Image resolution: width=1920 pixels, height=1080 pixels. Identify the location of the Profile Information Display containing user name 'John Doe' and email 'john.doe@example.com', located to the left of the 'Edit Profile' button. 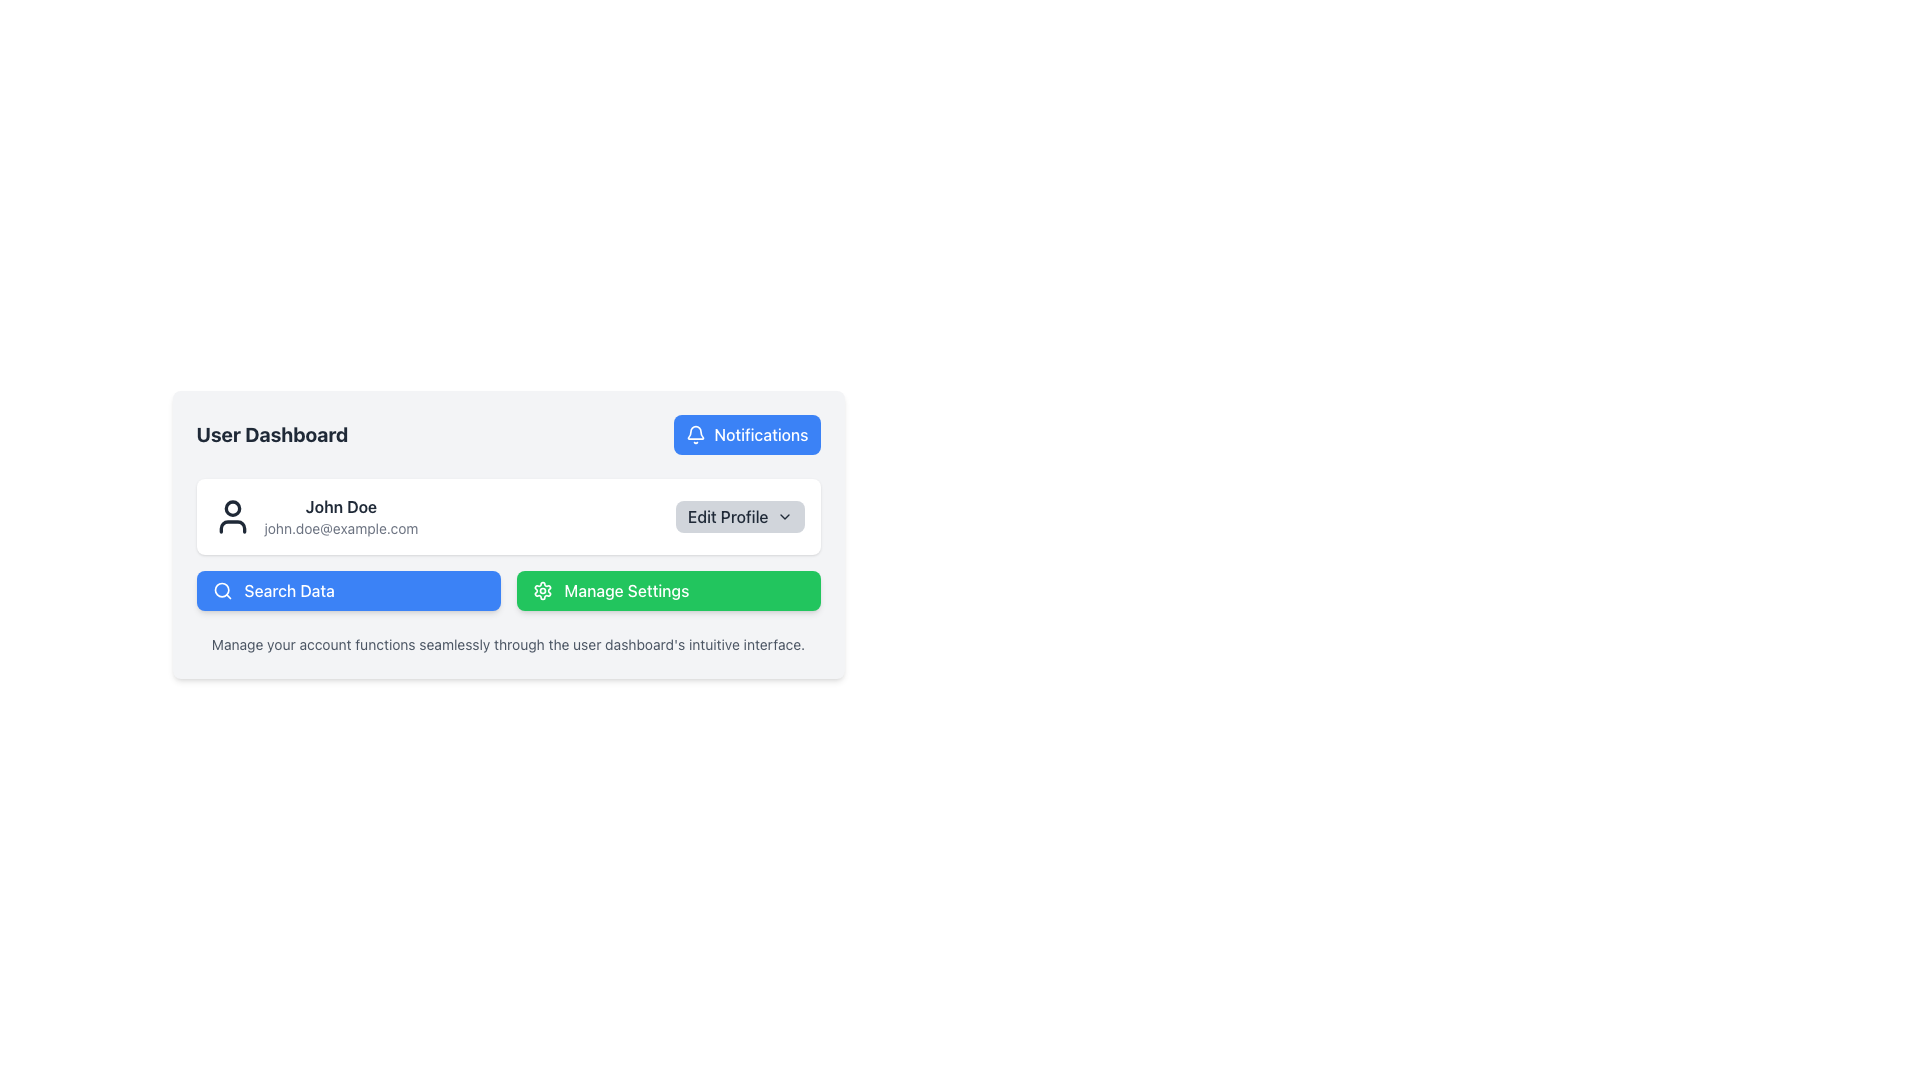
(314, 515).